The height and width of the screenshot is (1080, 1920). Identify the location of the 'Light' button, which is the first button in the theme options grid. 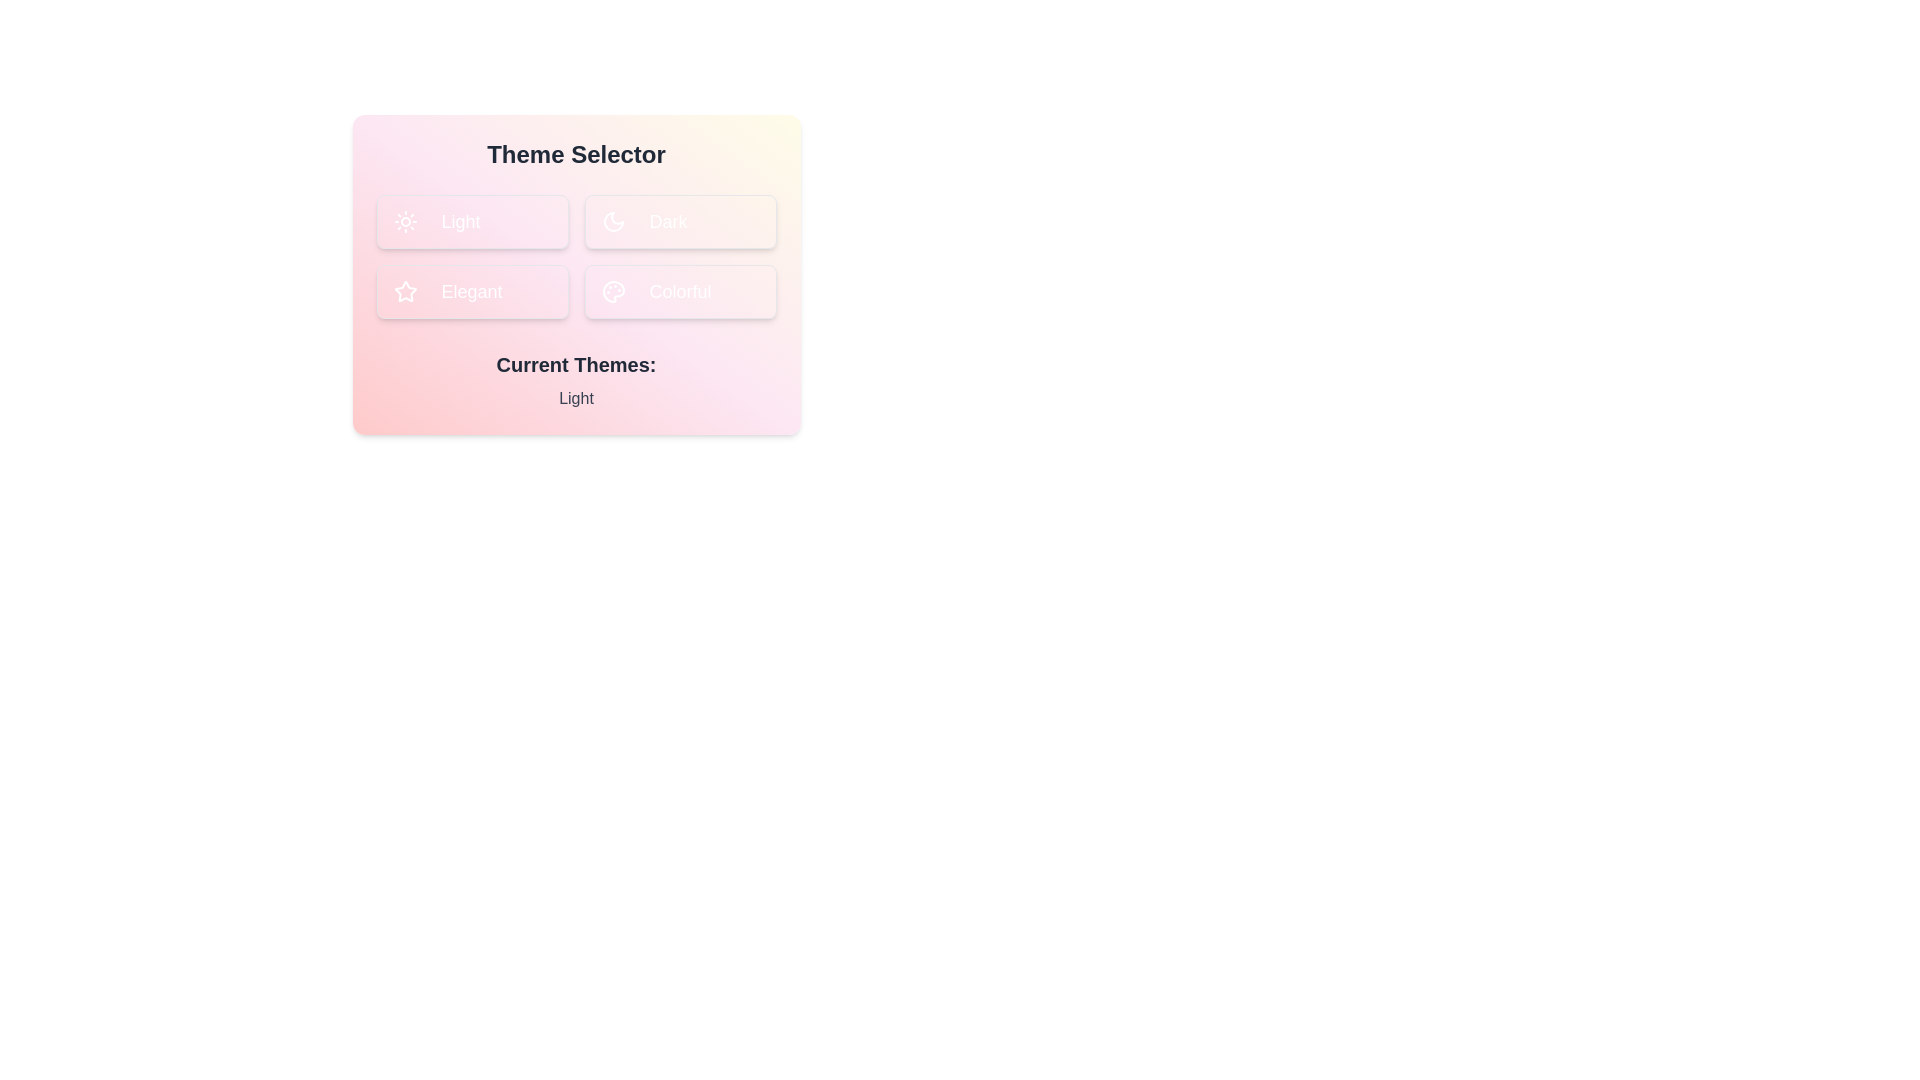
(471, 222).